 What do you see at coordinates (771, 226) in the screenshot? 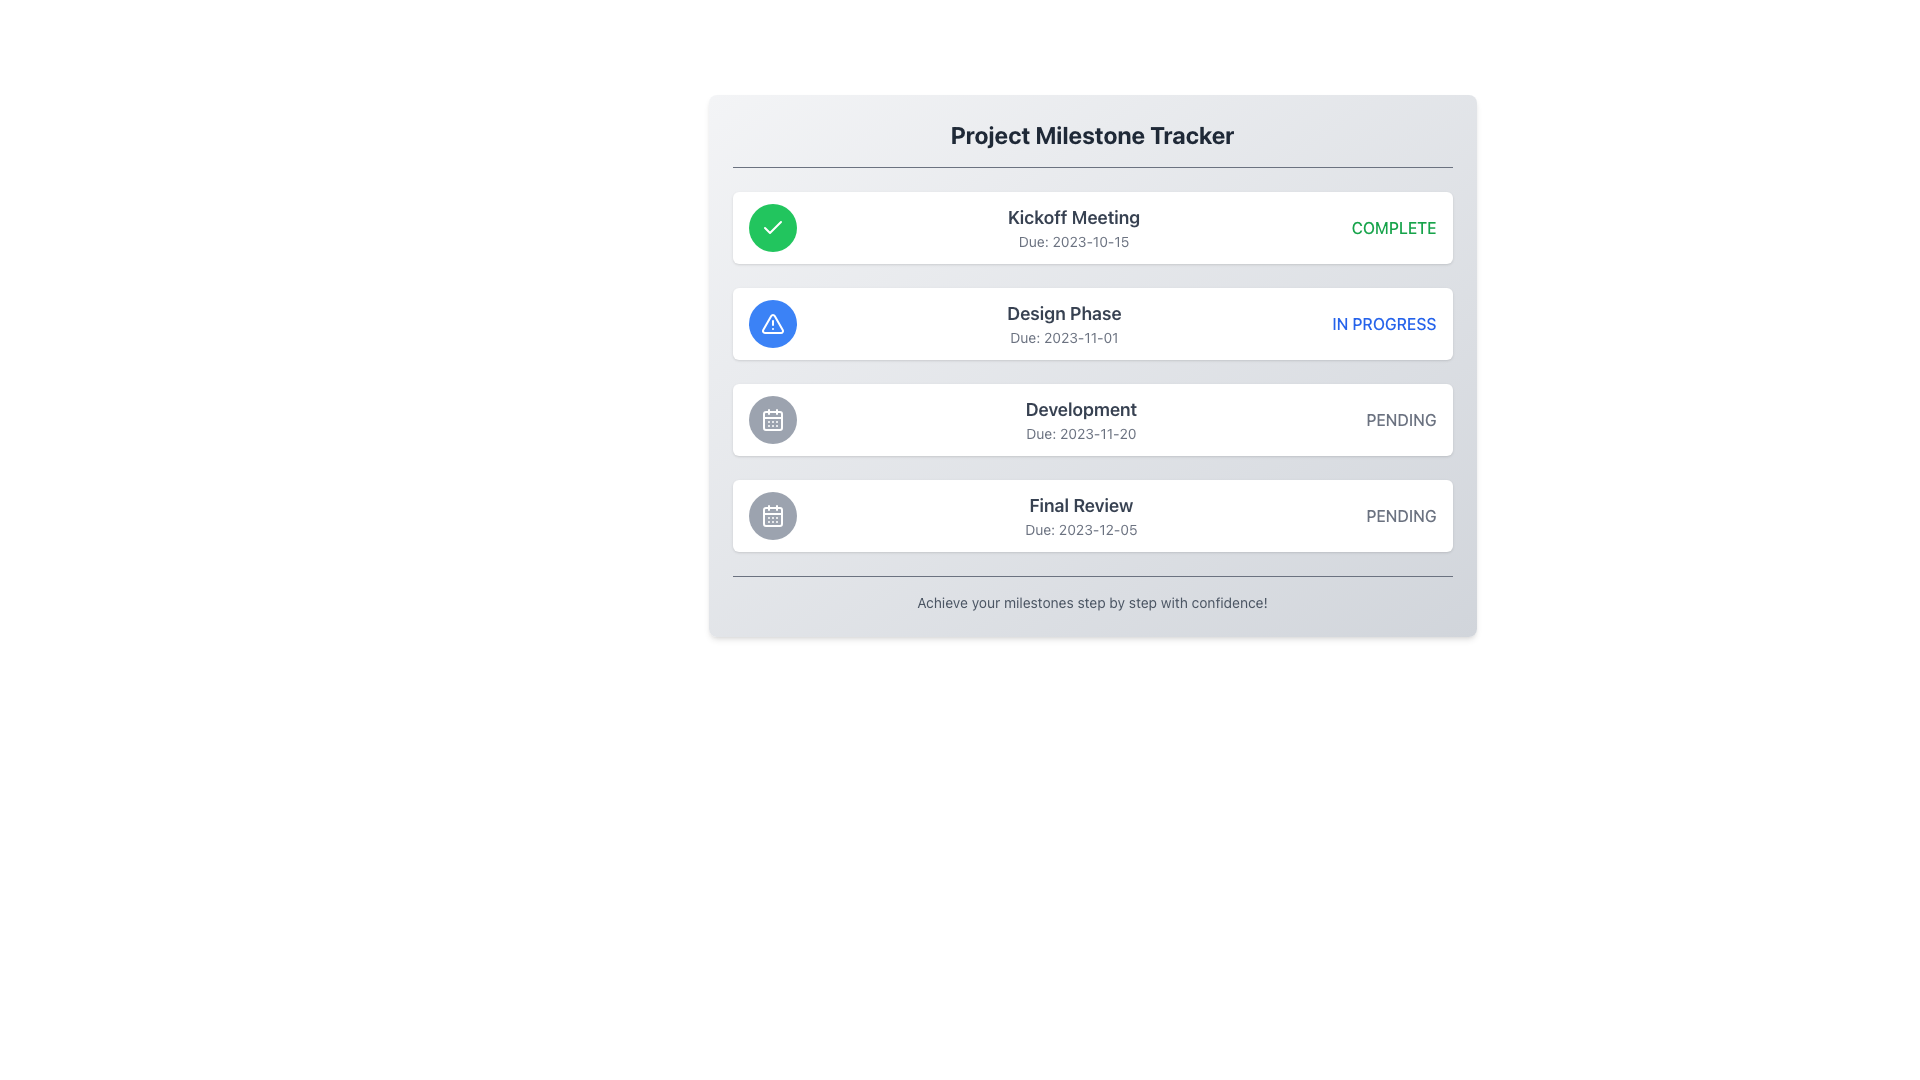
I see `the checkmark icon with a thin, rounded stroke set against a green circular background, located before the 'Kickoff Meeting' title in the project milestone list` at bounding box center [771, 226].